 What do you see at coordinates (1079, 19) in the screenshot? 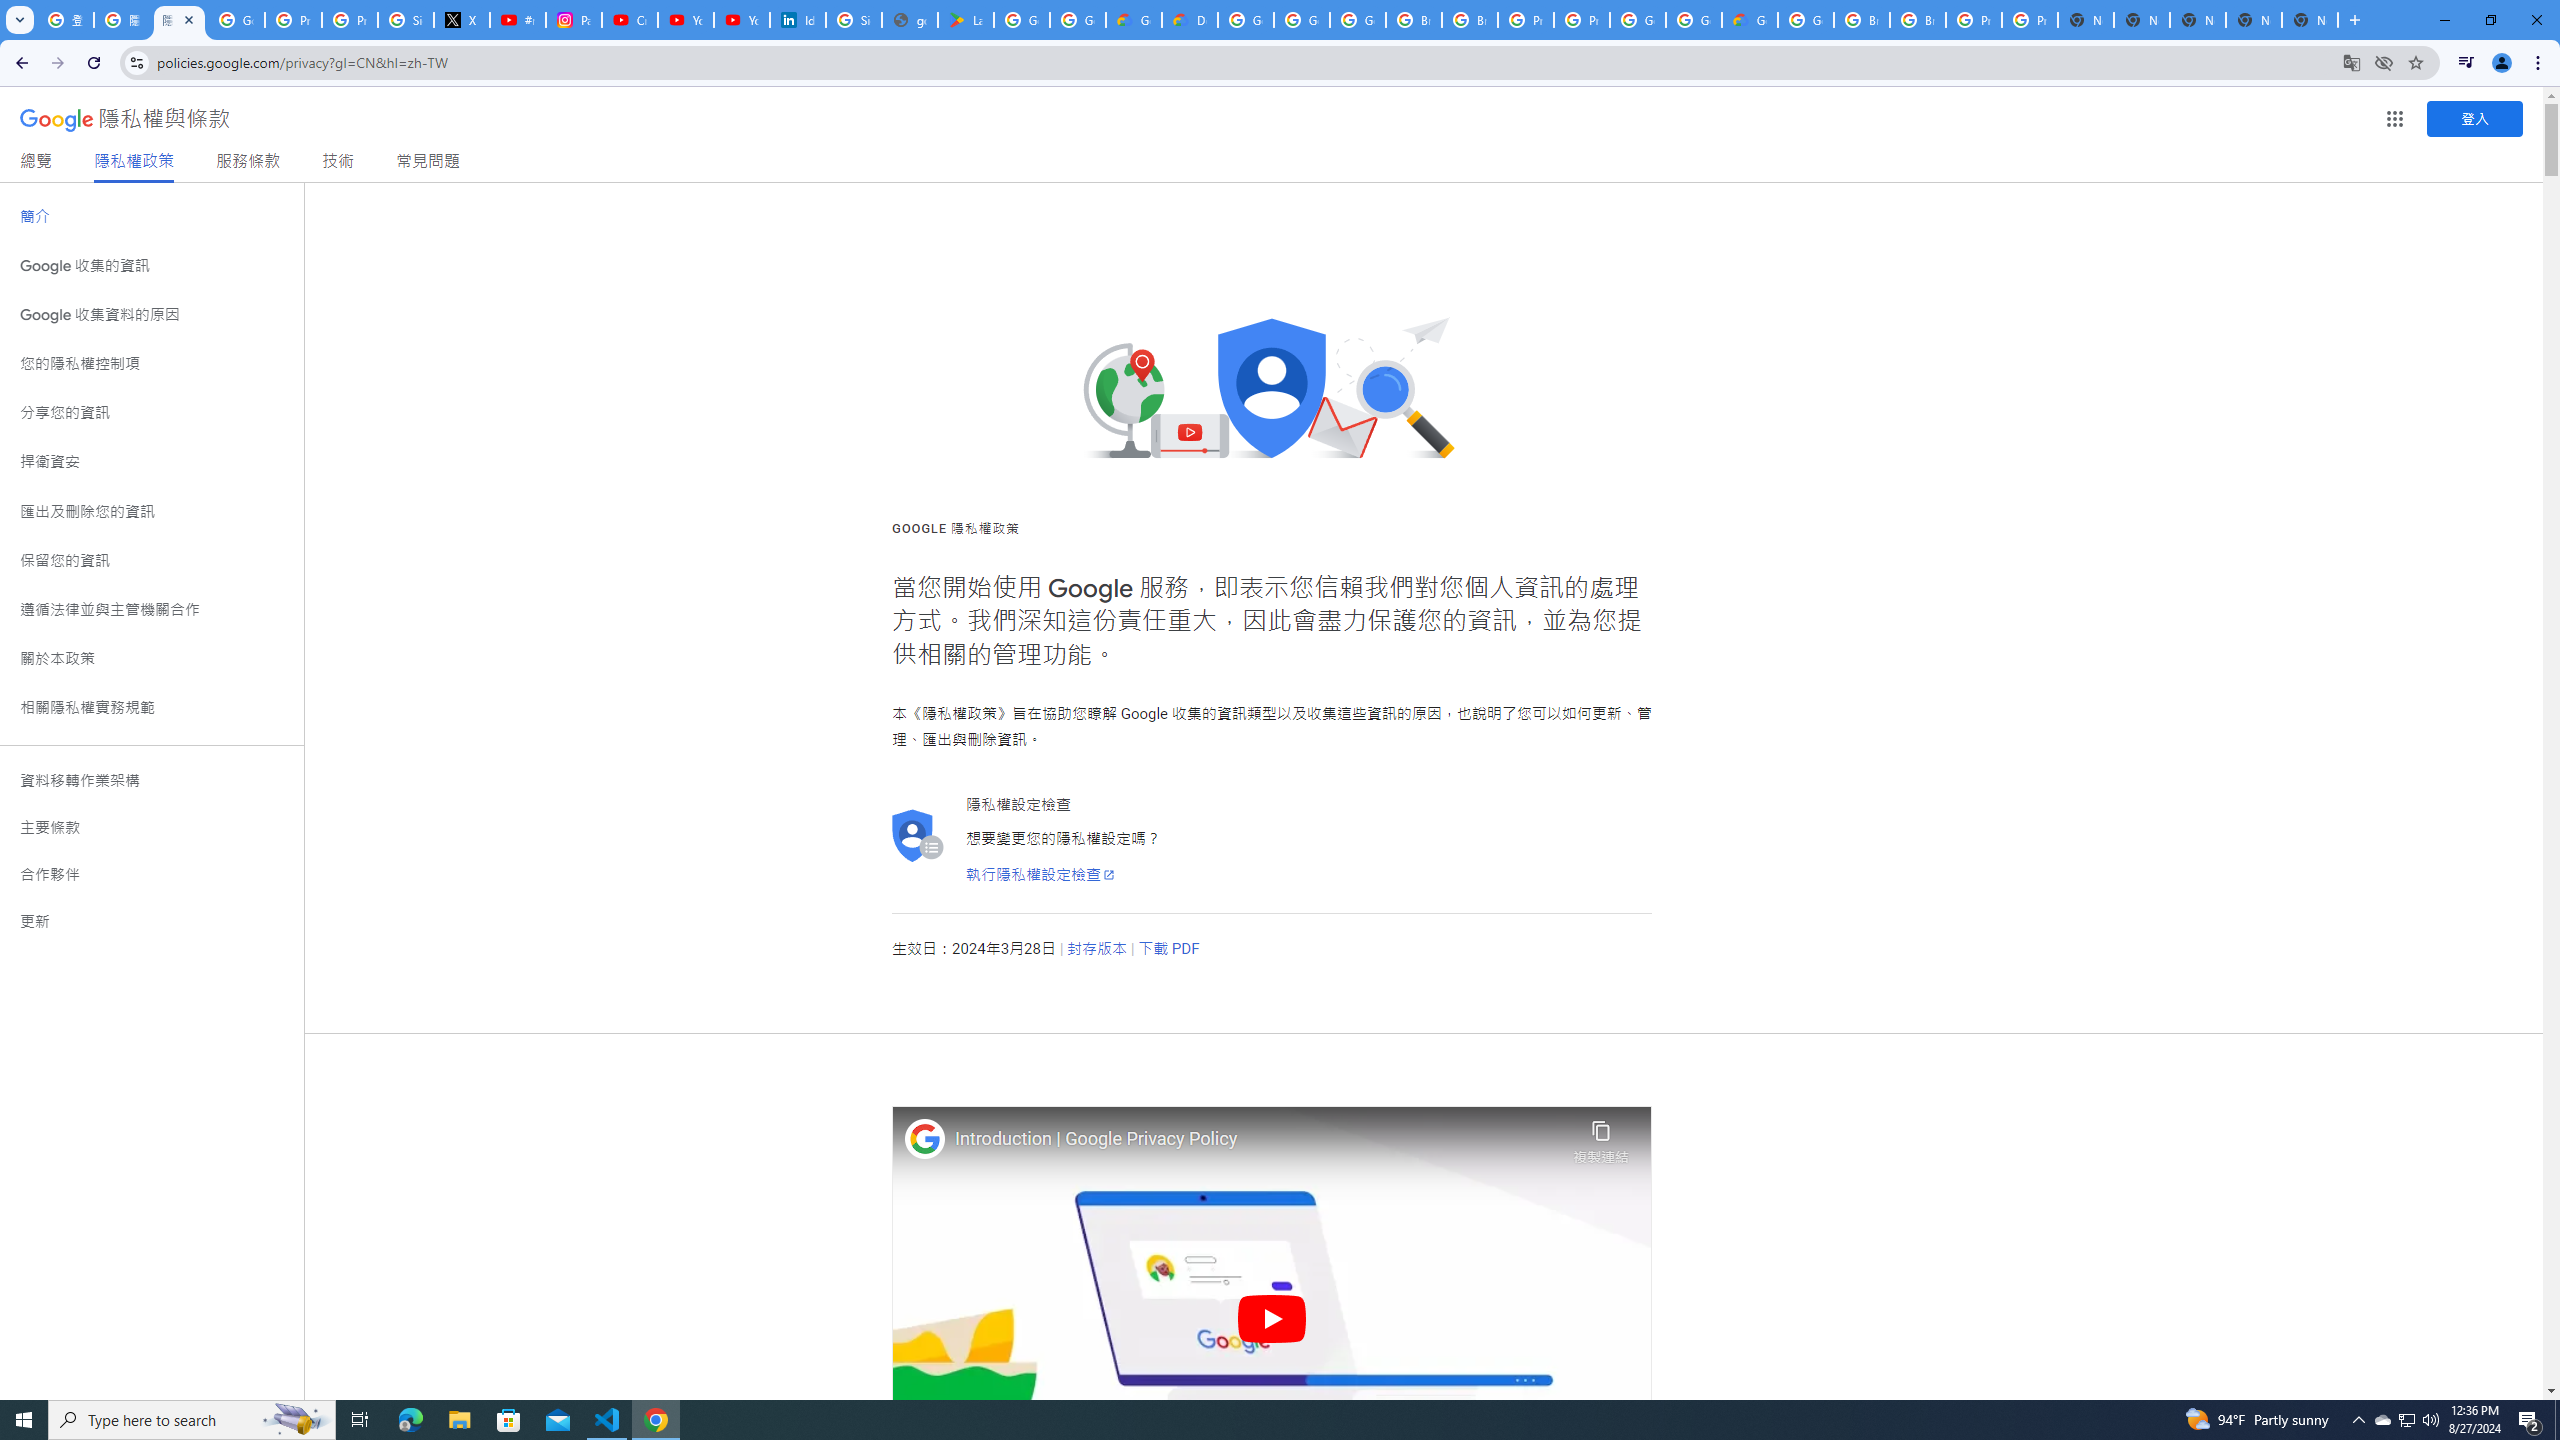
I see `'Google Workspace - Specific Terms'` at bounding box center [1079, 19].